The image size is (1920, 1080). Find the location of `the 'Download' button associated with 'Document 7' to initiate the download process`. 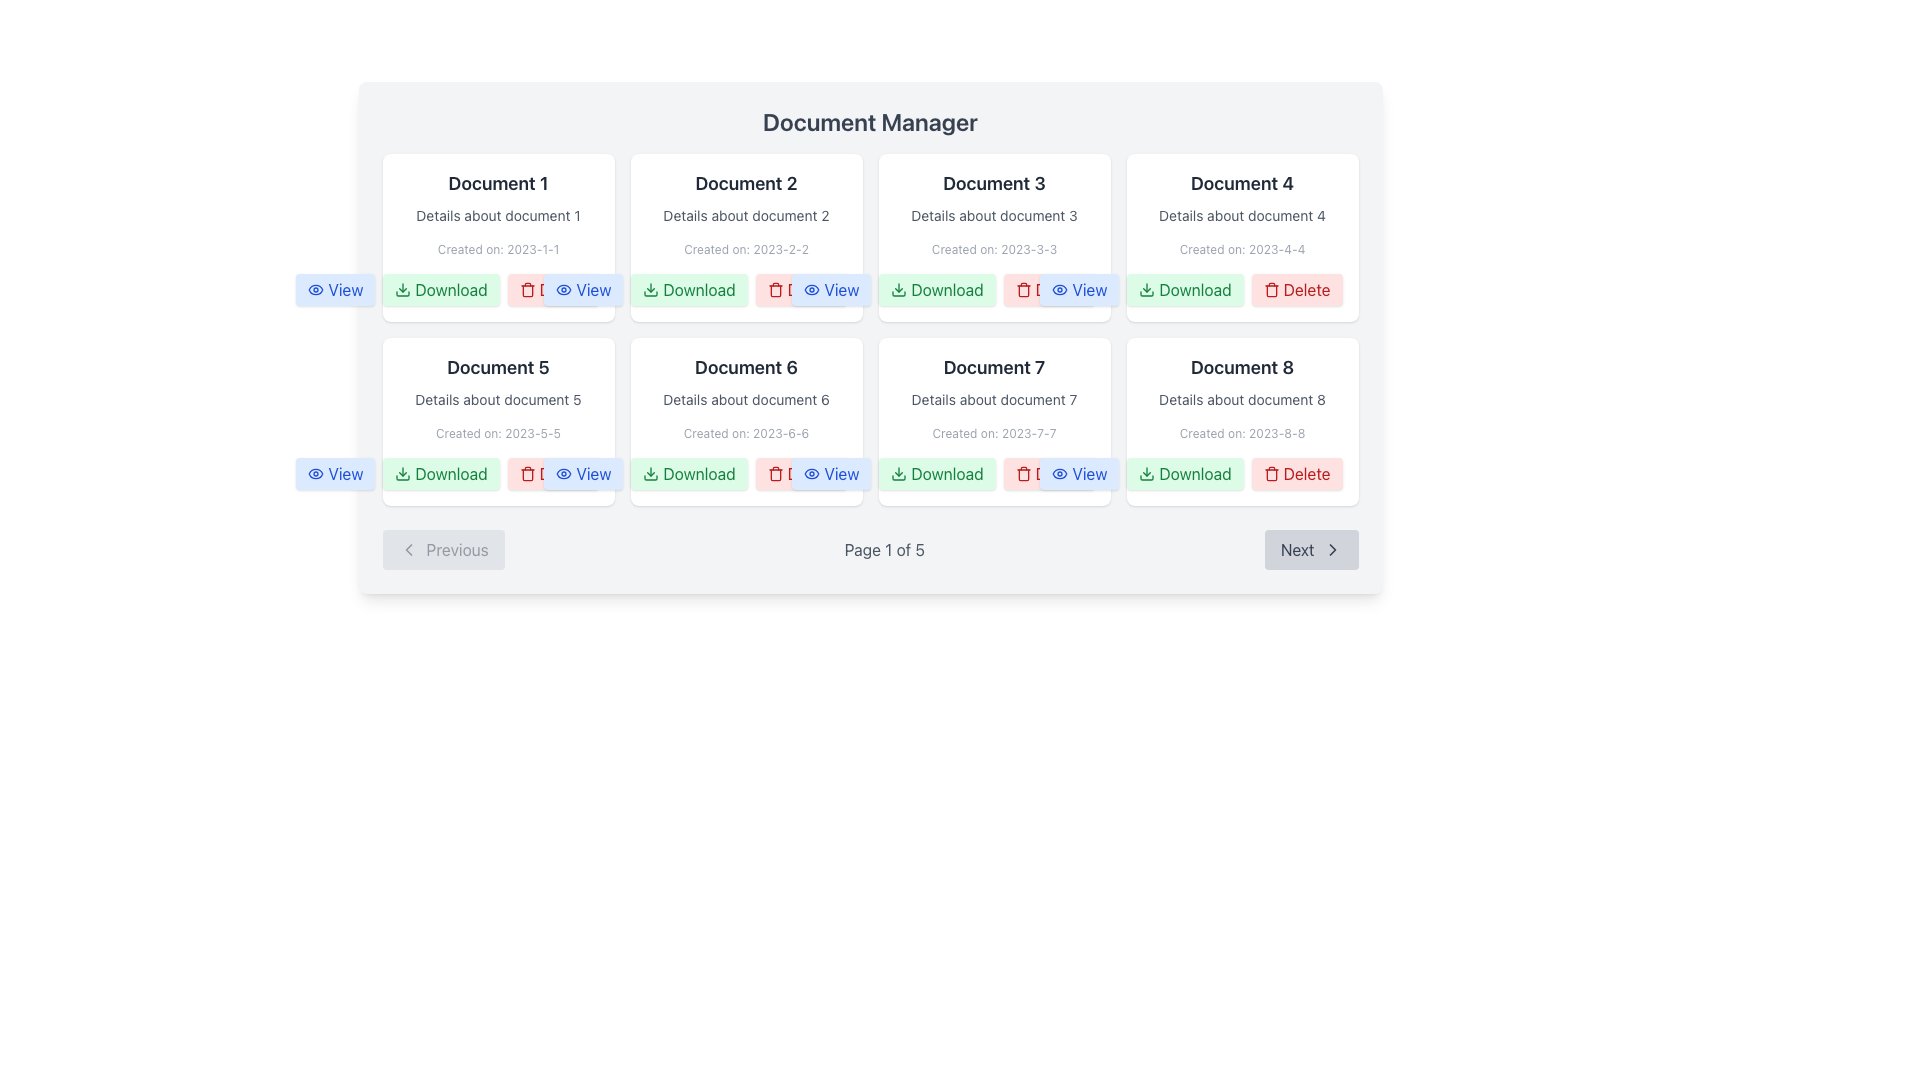

the 'Download' button associated with 'Document 7' to initiate the download process is located at coordinates (936, 474).